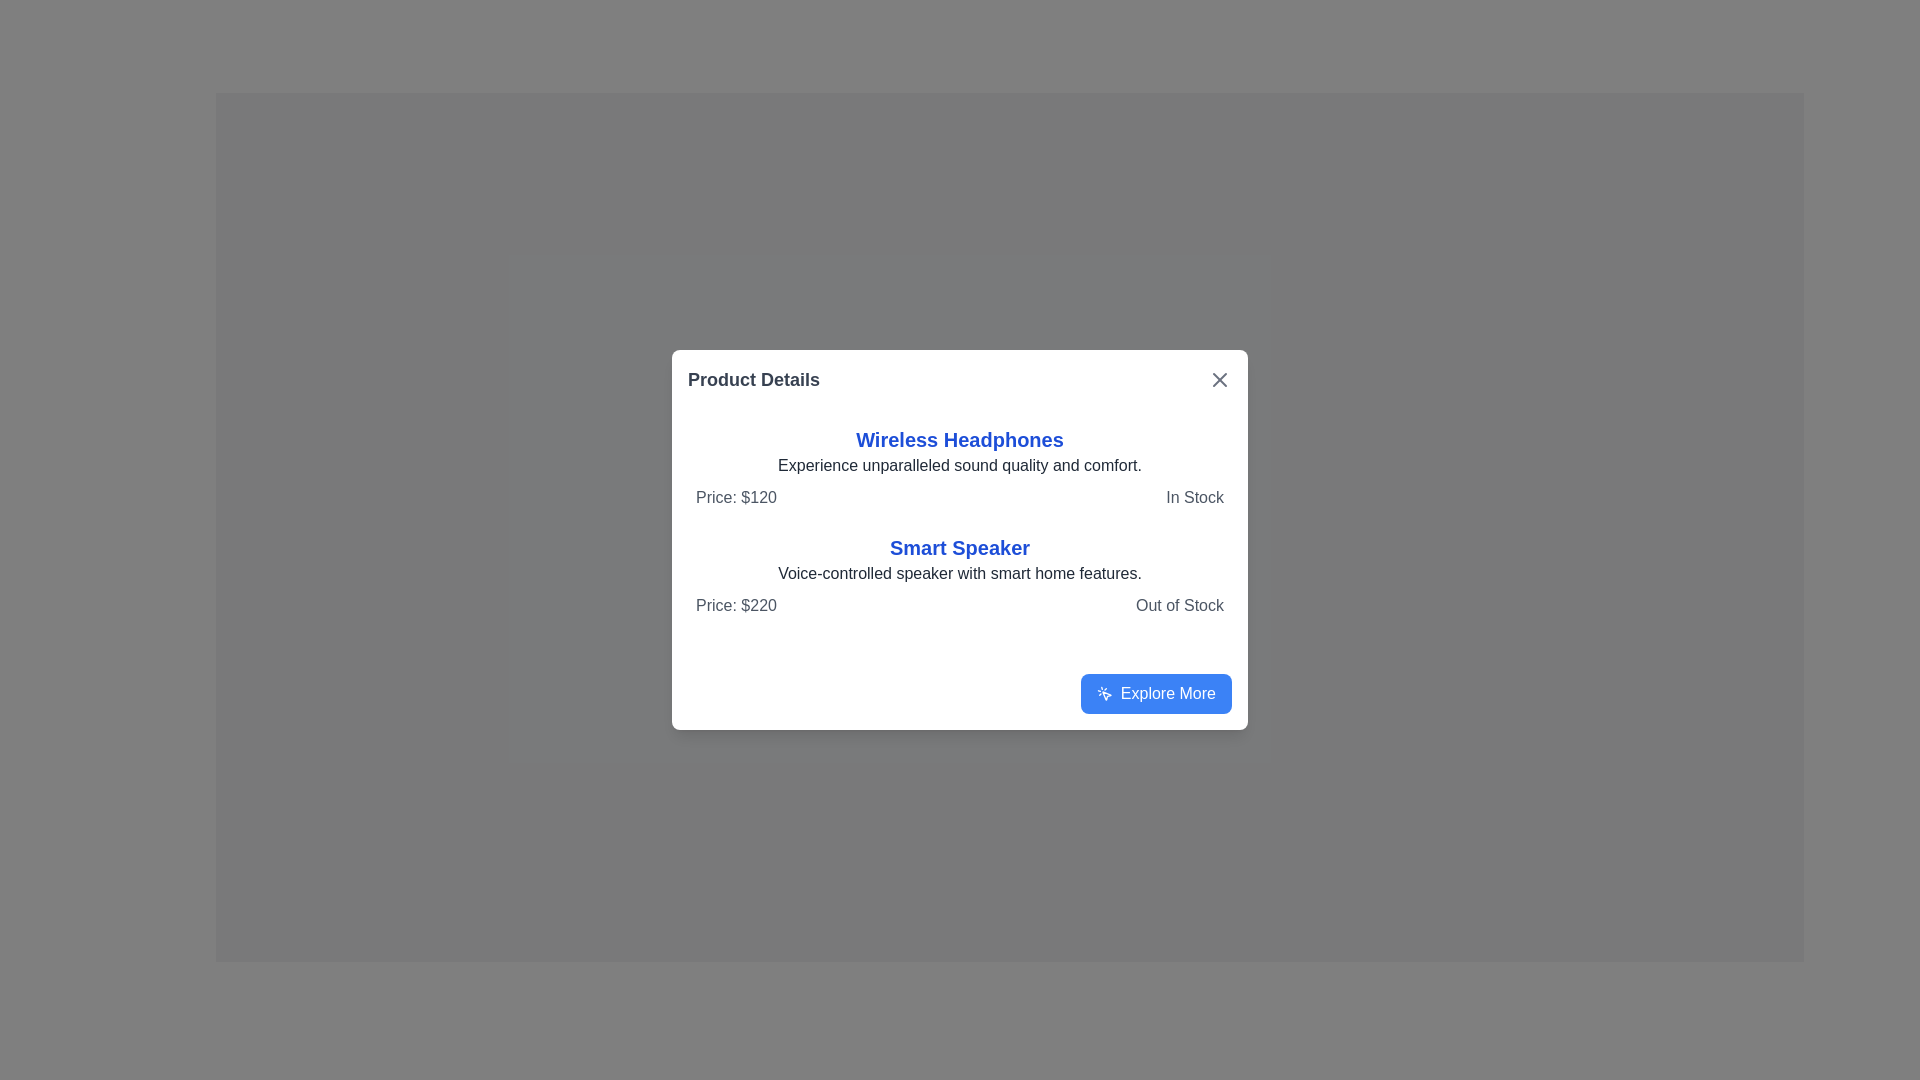  I want to click on the Close button icon located in the top-right corner of the 'Product Details' modal dialog, so click(1218, 380).